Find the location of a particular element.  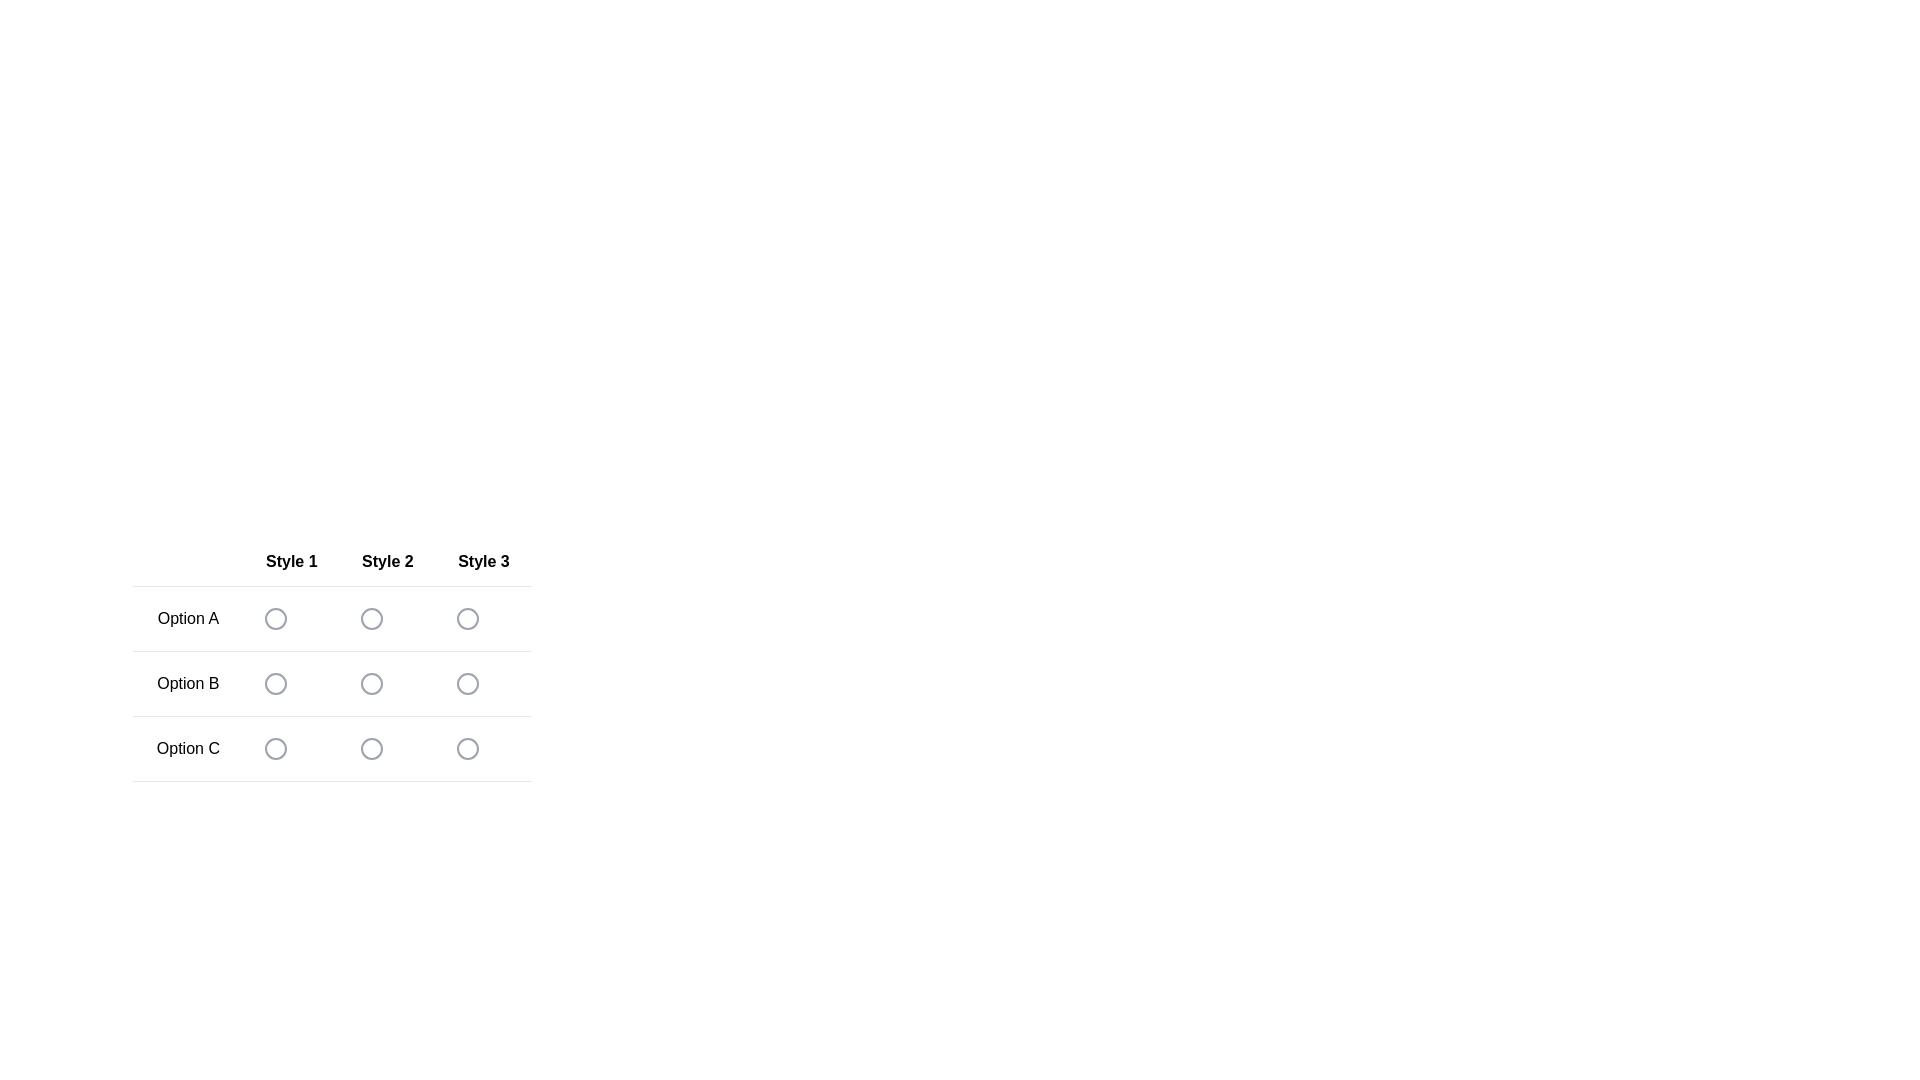

the selectable circular indicator element located in the third row labeled 'Option C' and the second column labeled 'Style 2' is located at coordinates (371, 748).